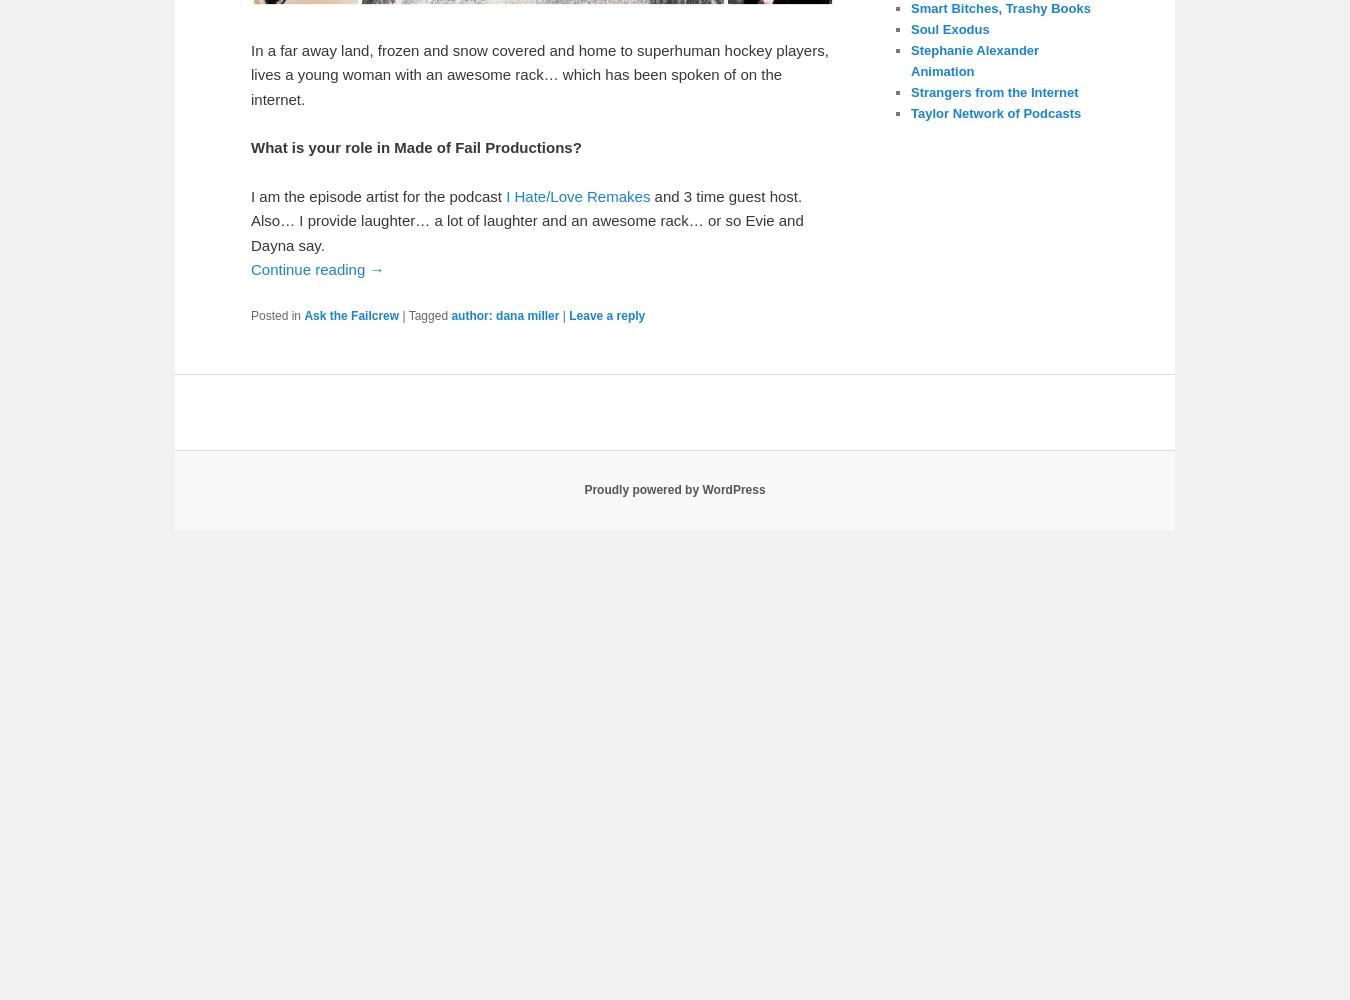  What do you see at coordinates (504, 195) in the screenshot?
I see `'I Hate/Love Remakes'` at bounding box center [504, 195].